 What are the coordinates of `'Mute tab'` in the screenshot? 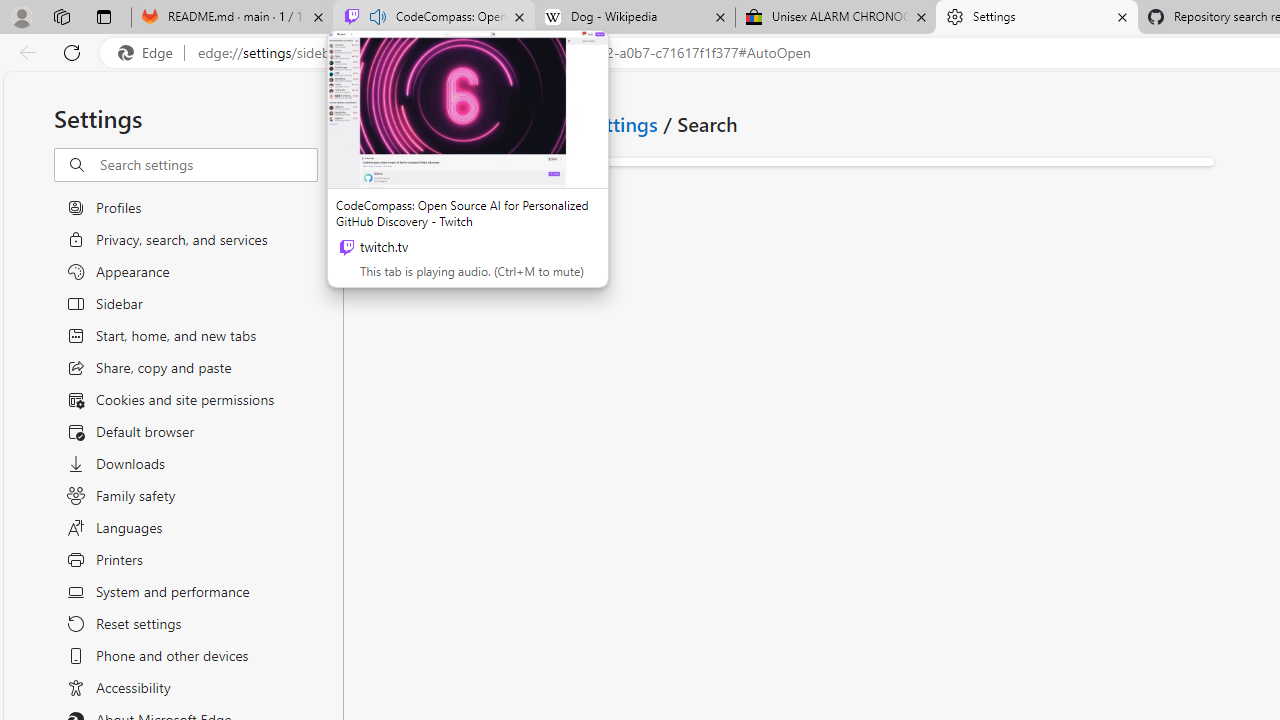 It's located at (378, 16).